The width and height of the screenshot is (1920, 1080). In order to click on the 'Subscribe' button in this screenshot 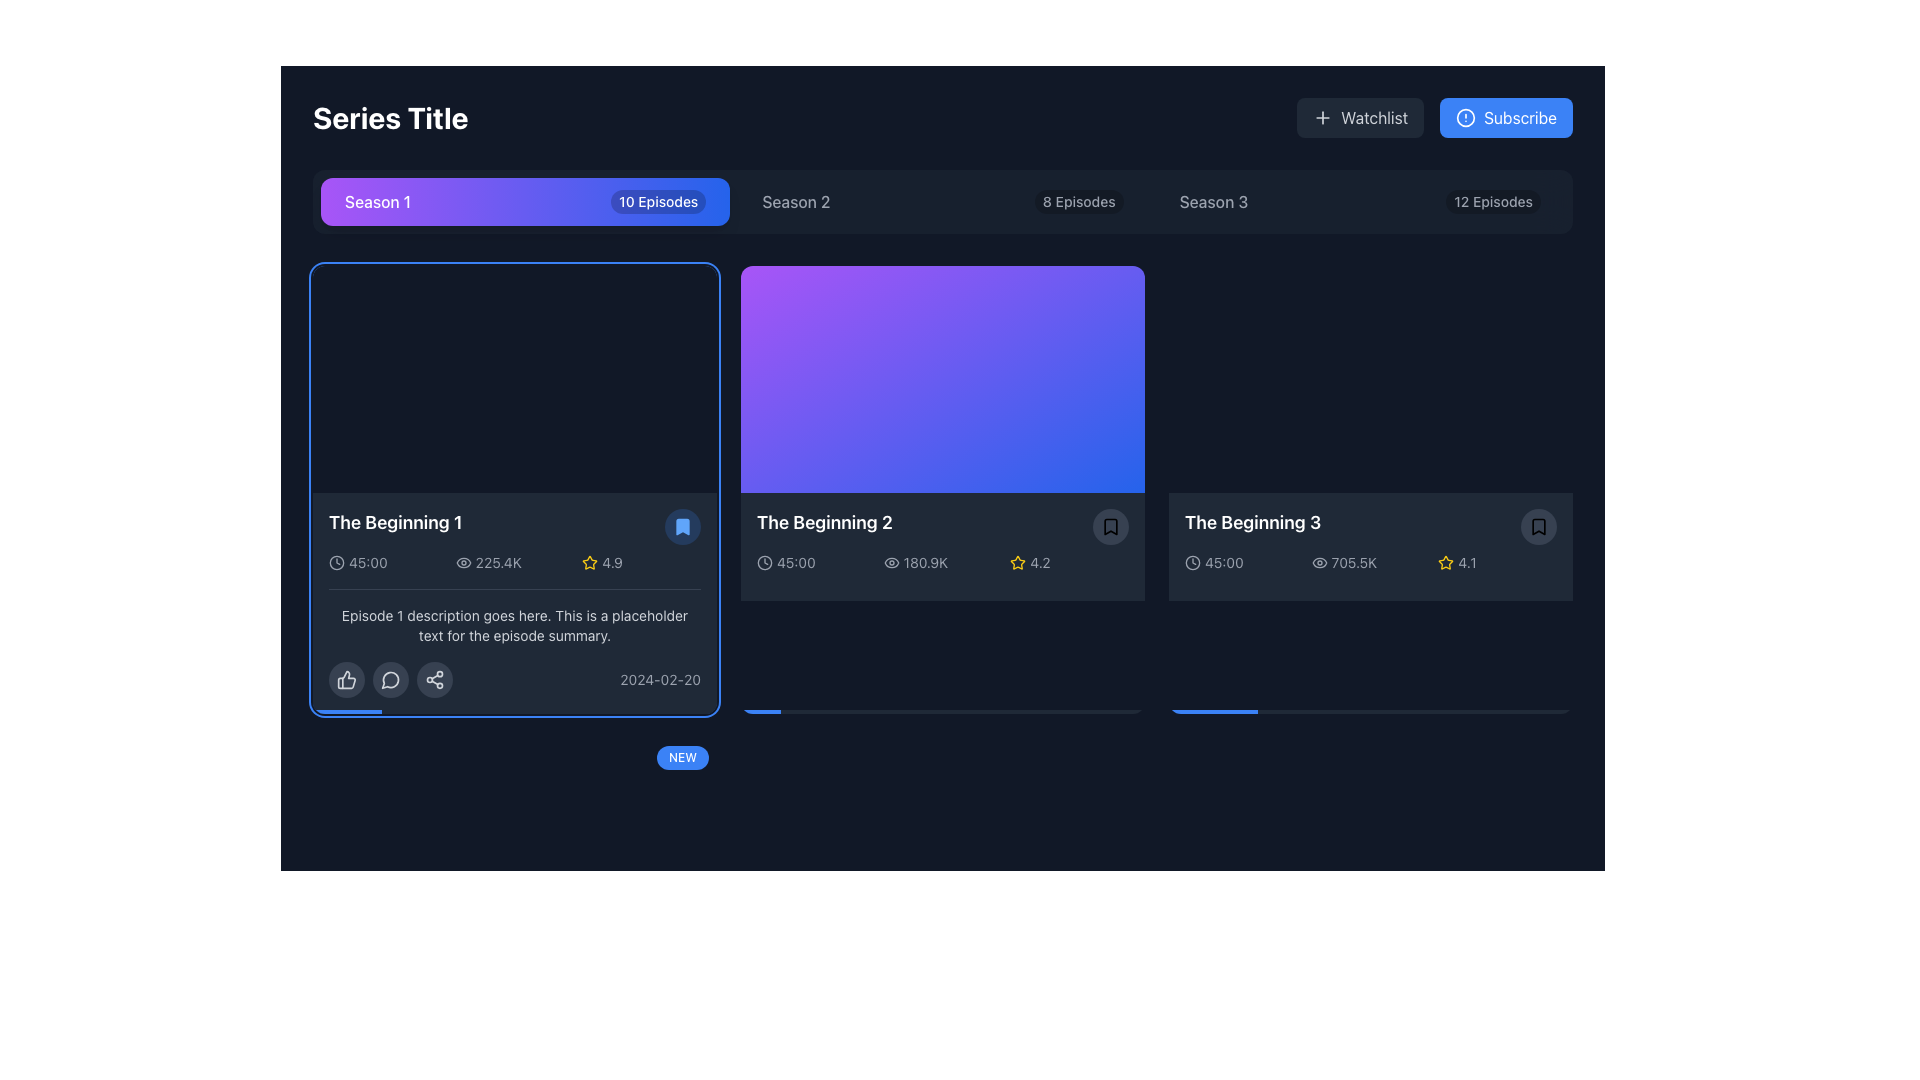, I will do `click(1520, 118)`.